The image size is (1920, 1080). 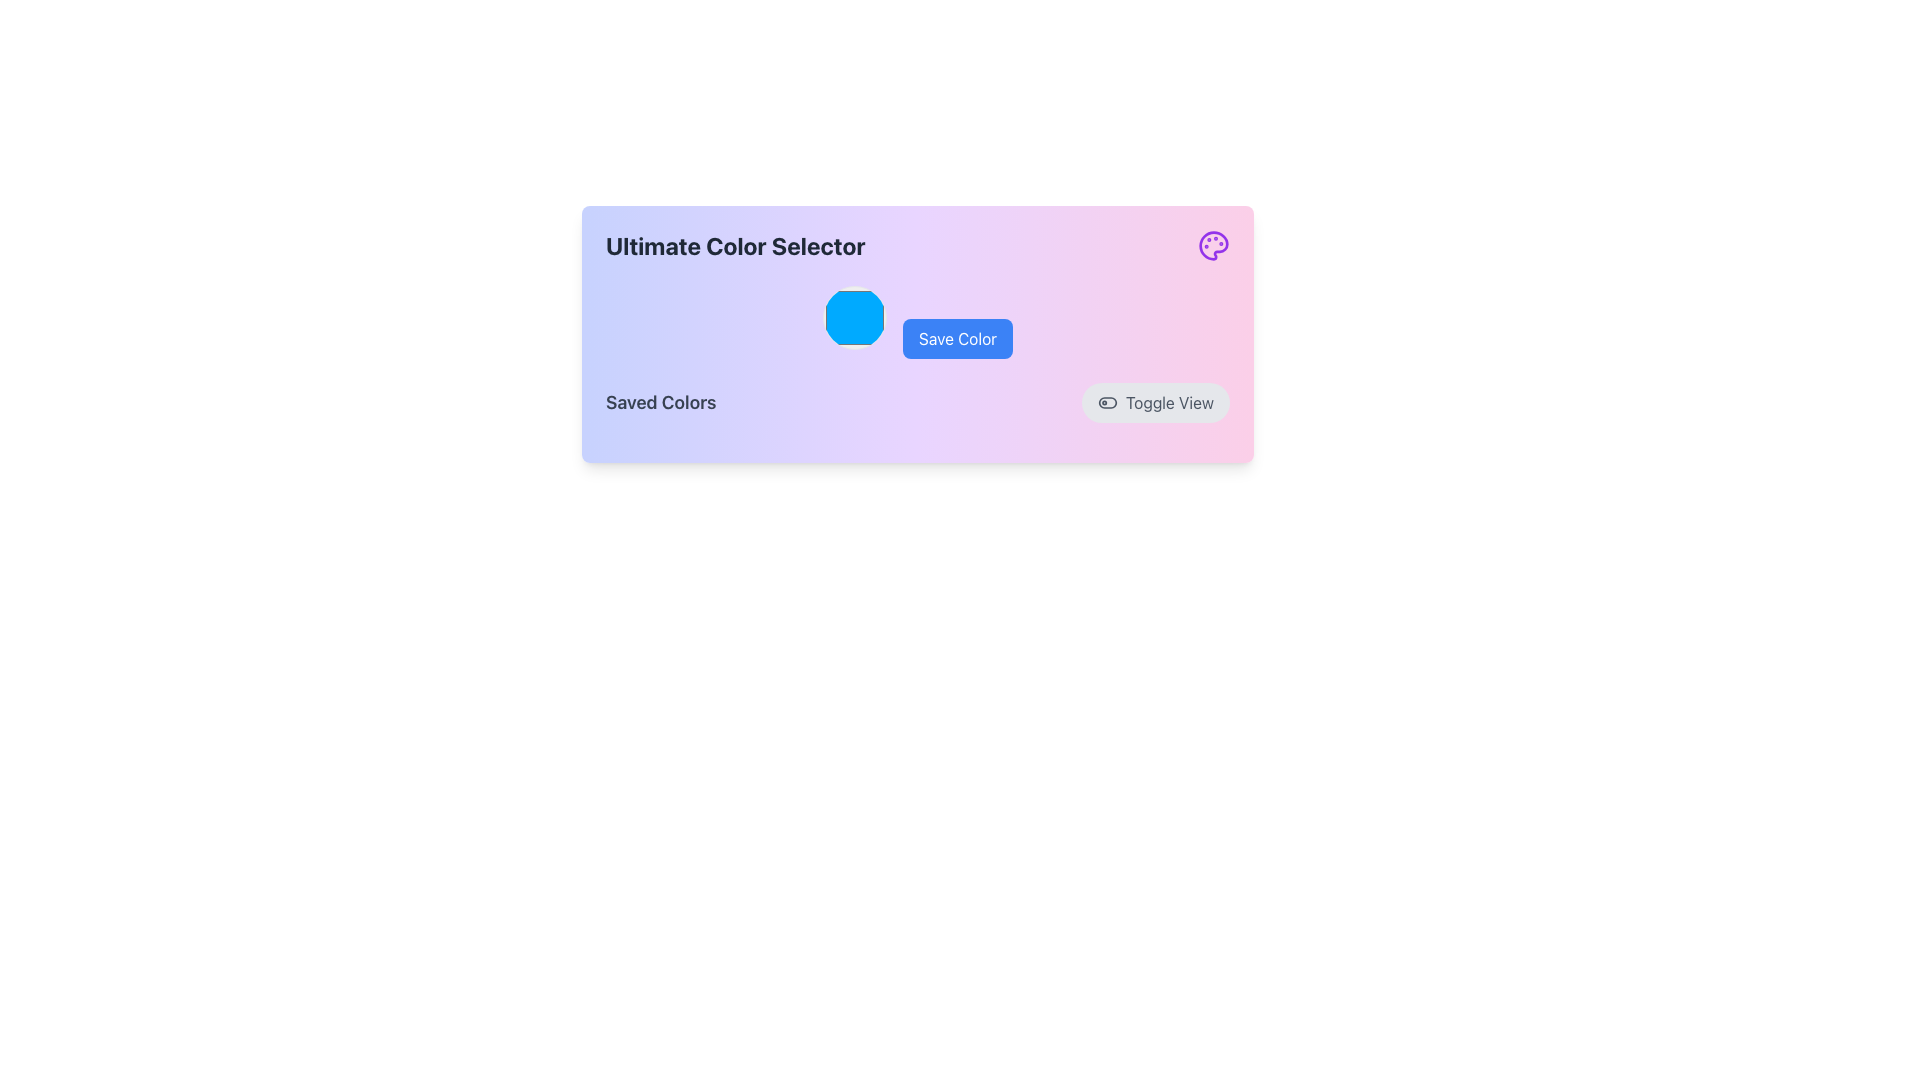 I want to click on the toggle switch background to change its state from on to off or vice versa, so click(x=1107, y=402).